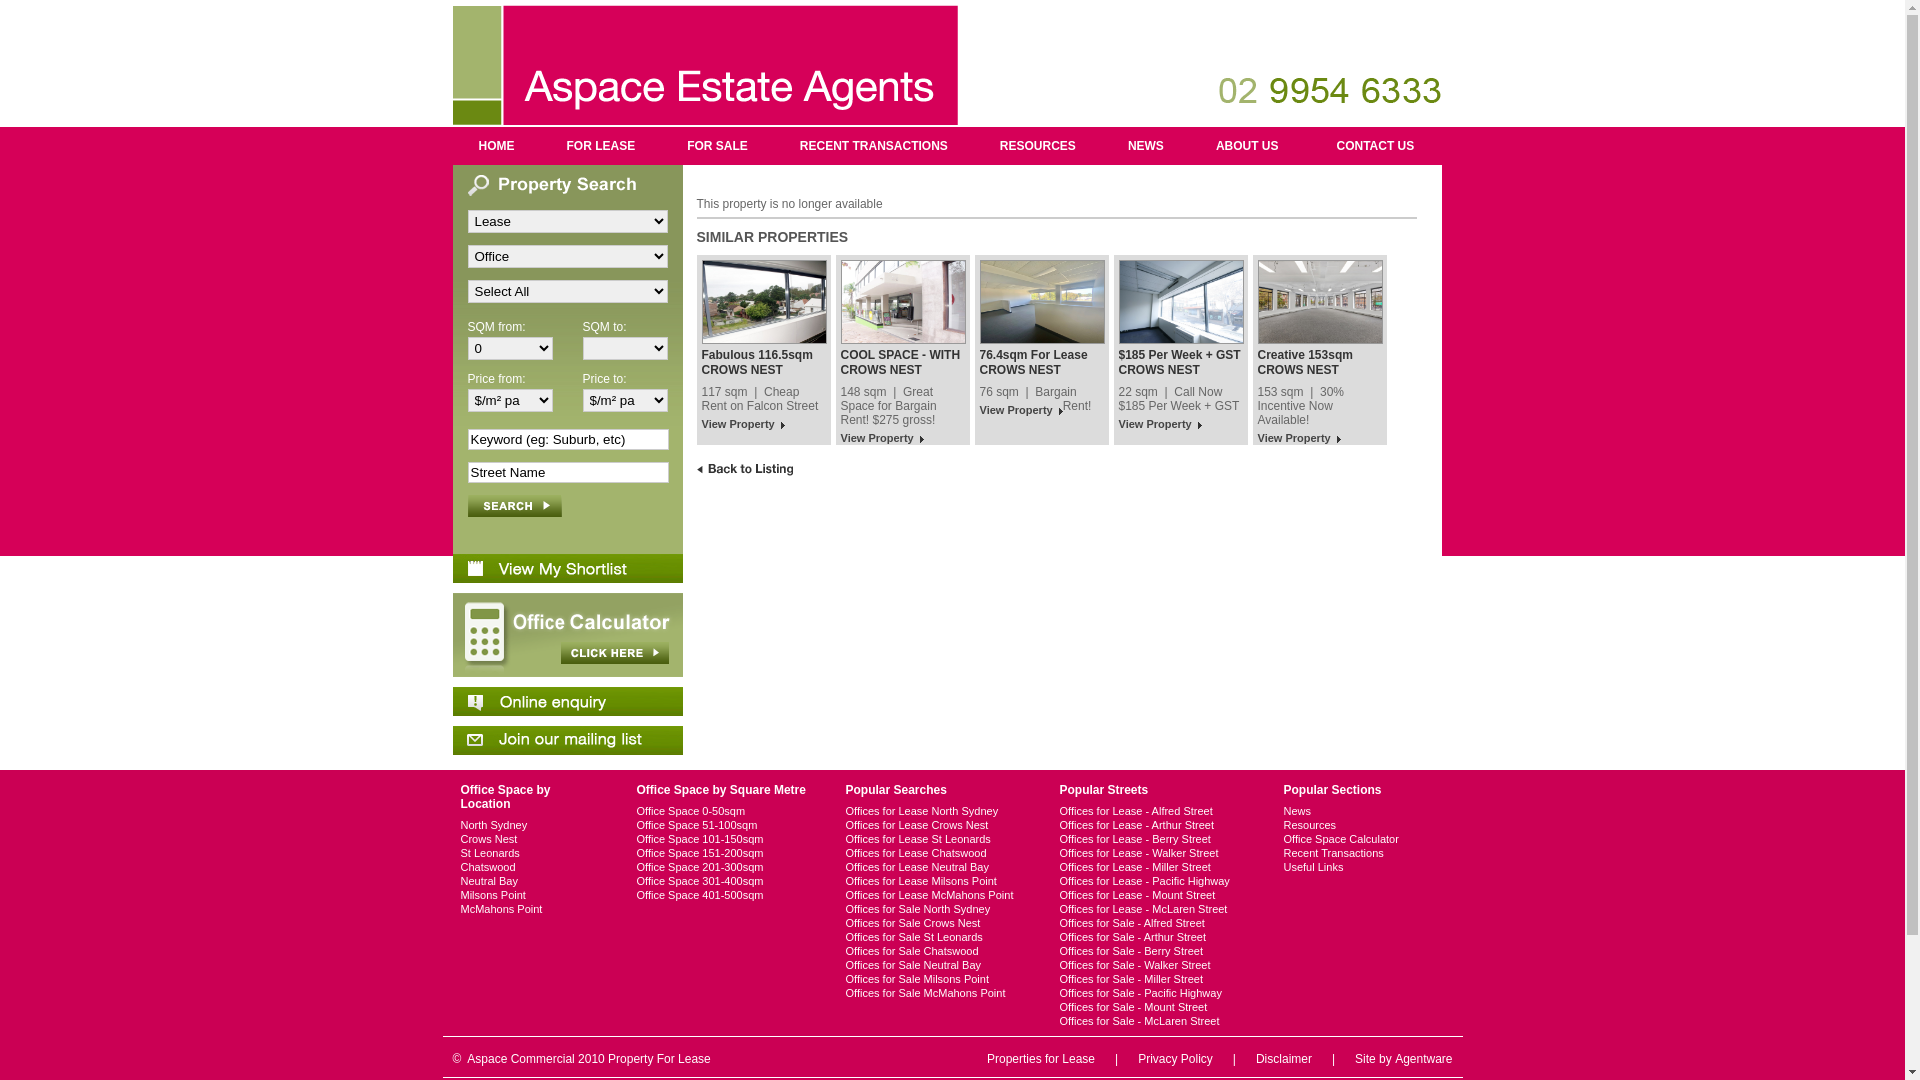  I want to click on 'Useful Links', so click(1344, 866).